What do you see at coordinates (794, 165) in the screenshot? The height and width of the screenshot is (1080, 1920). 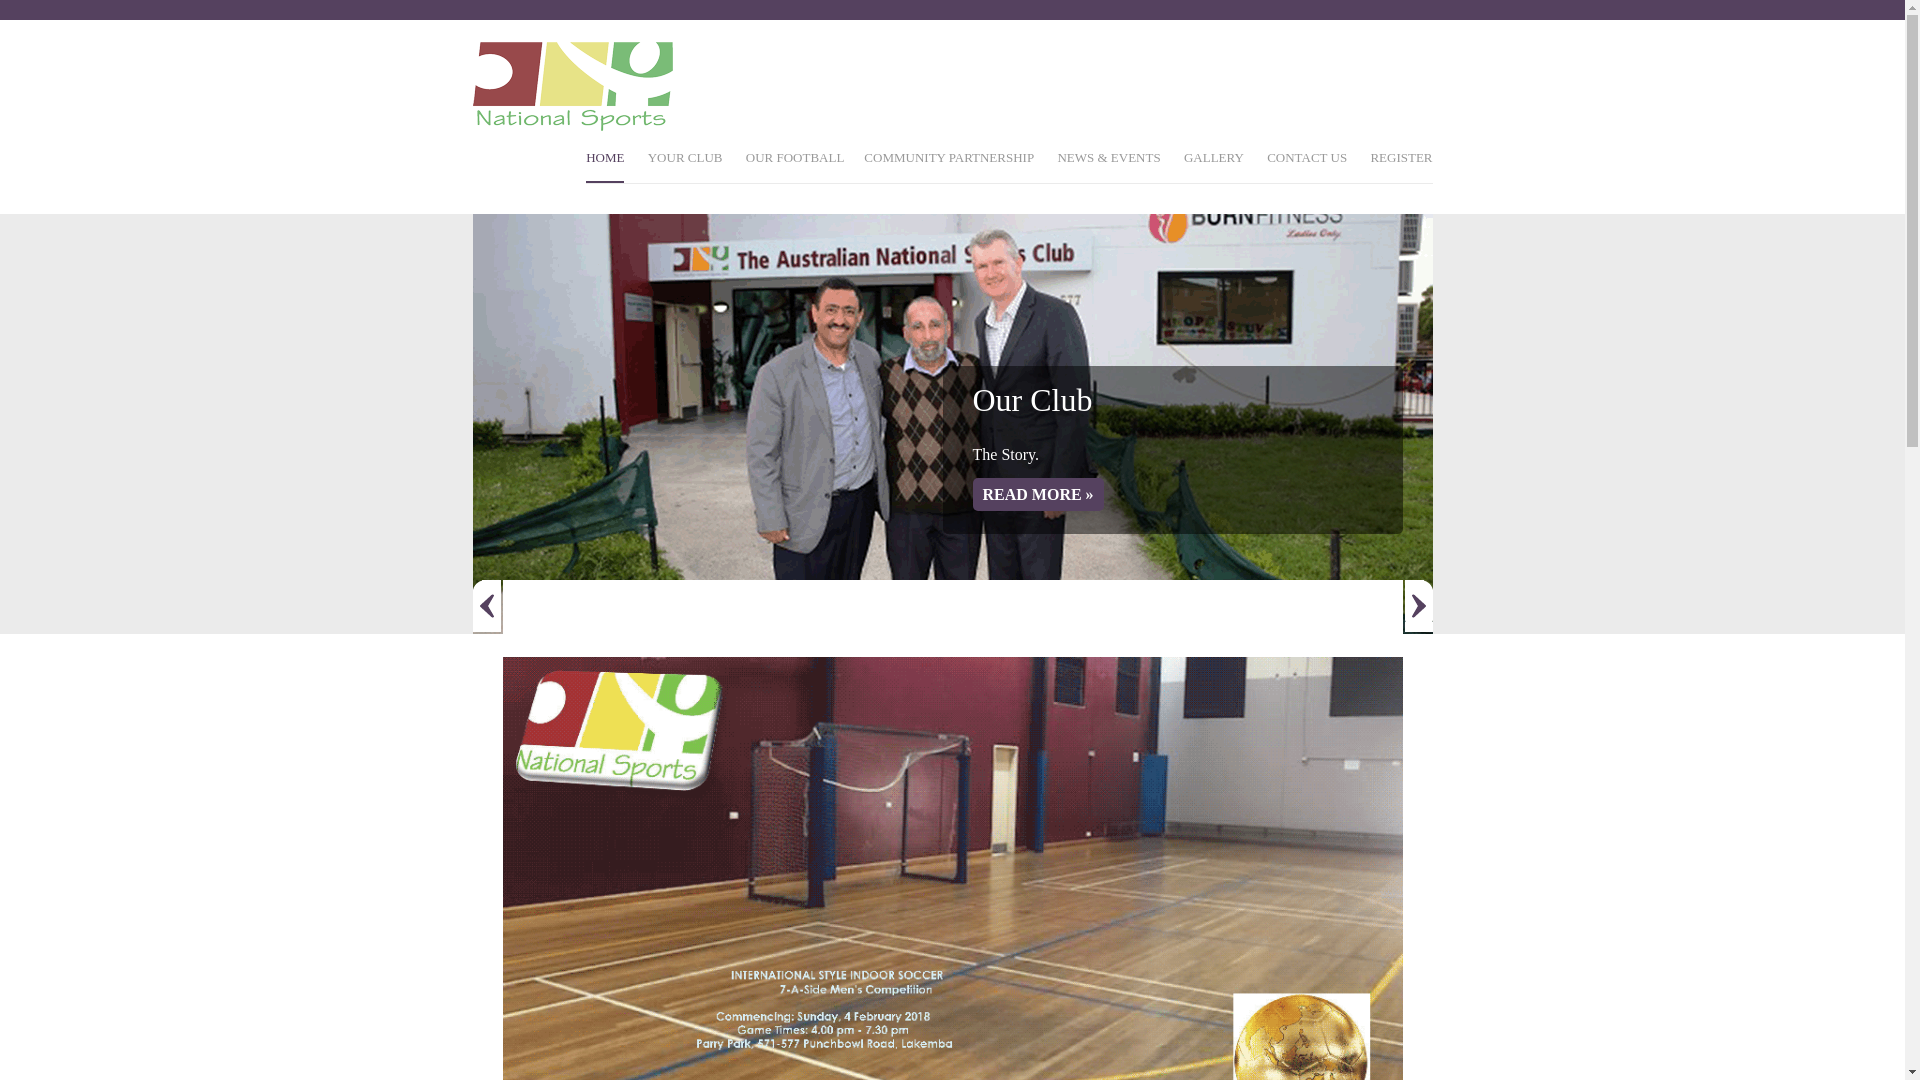 I see `'OUR FOOTBALL'` at bounding box center [794, 165].